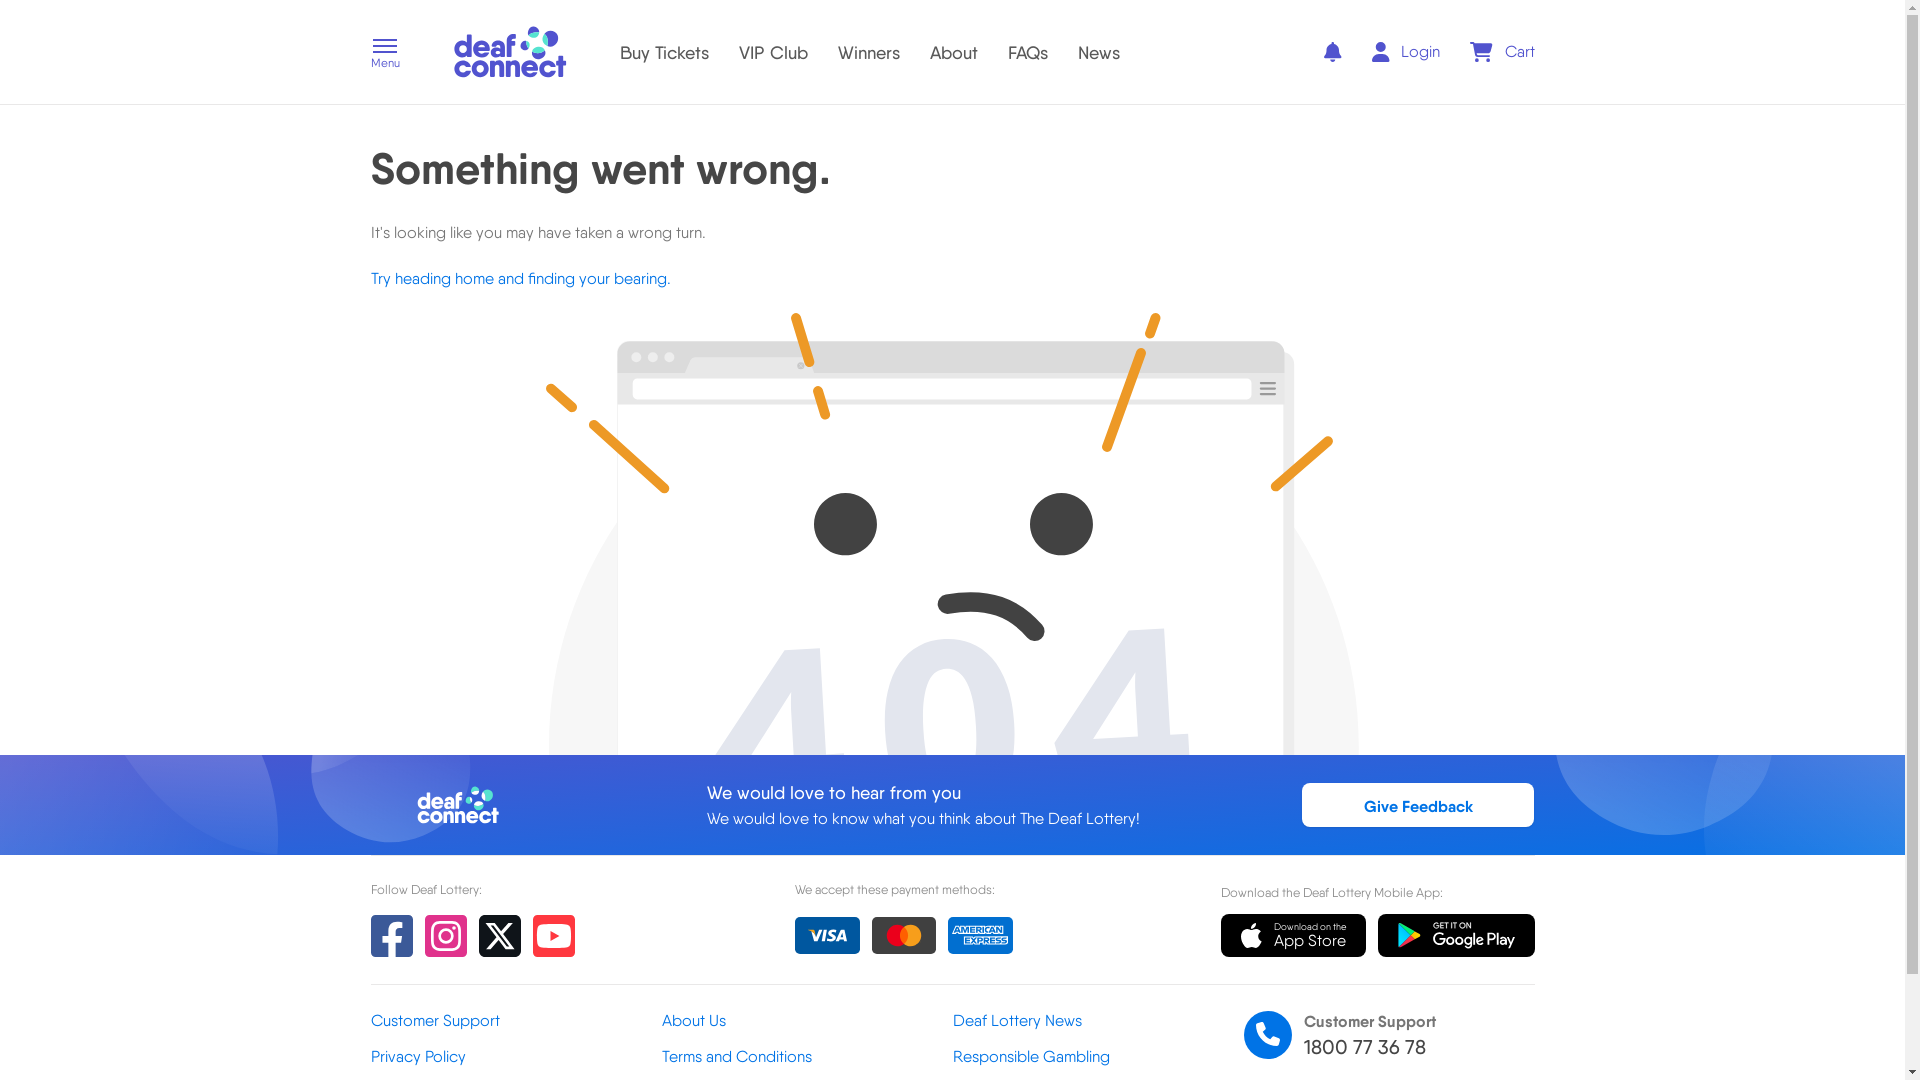 This screenshot has width=1920, height=1080. I want to click on 'Terms and Conditions', so click(662, 1055).